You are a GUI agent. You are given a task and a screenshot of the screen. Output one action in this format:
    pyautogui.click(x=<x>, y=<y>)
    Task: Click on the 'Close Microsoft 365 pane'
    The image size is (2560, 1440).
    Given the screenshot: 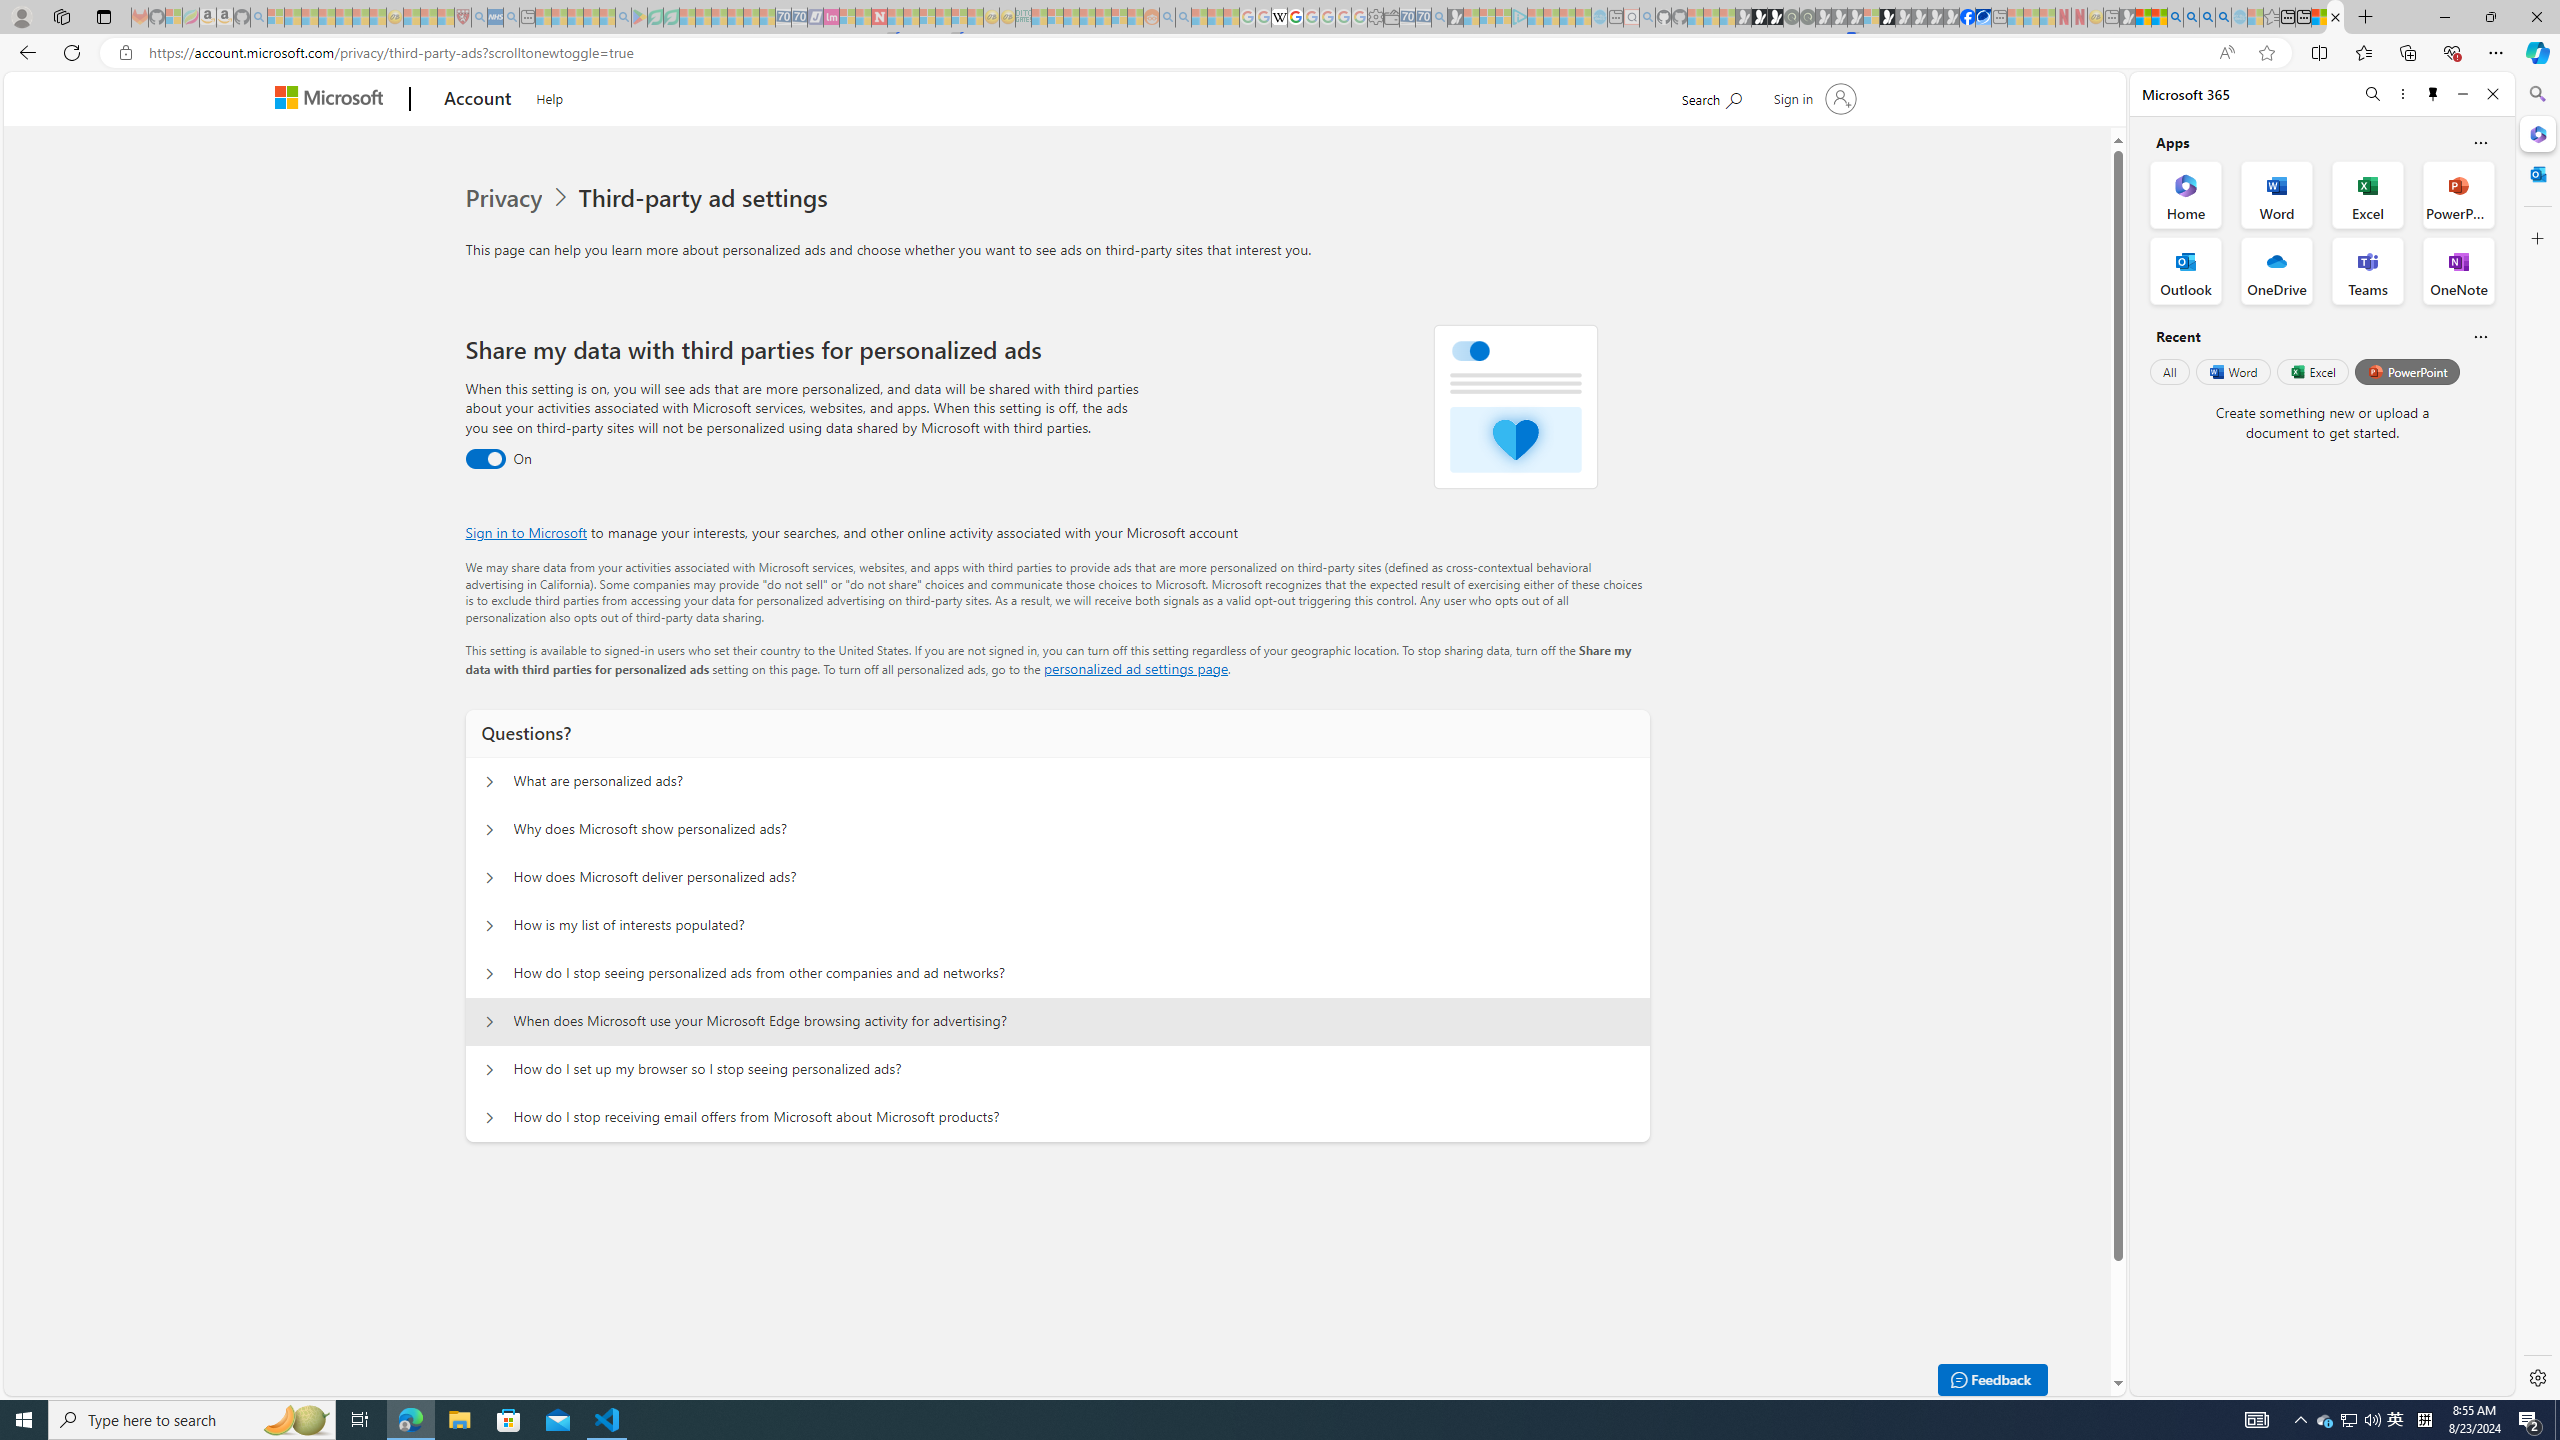 What is the action you would take?
    pyautogui.click(x=2535, y=134)
    